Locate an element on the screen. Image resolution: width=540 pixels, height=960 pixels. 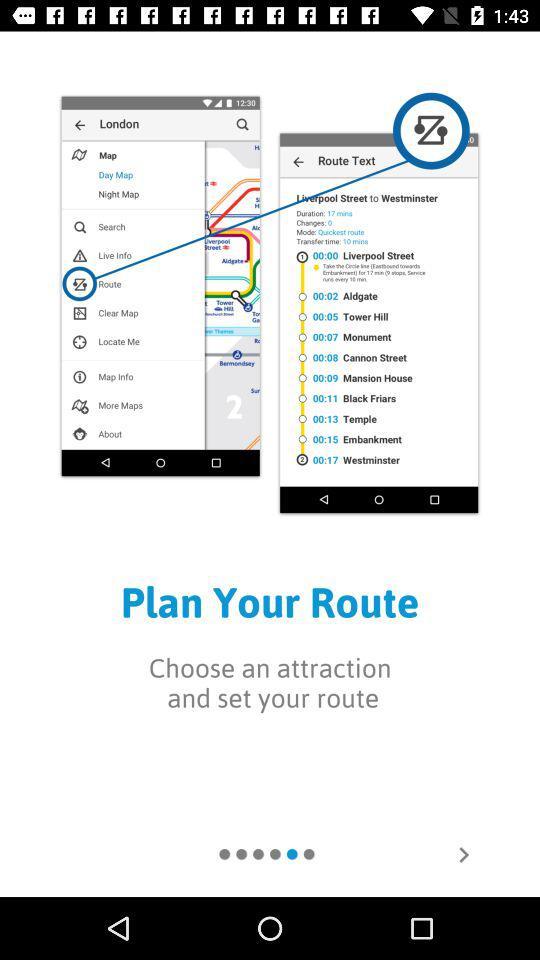
move page is located at coordinates (463, 853).